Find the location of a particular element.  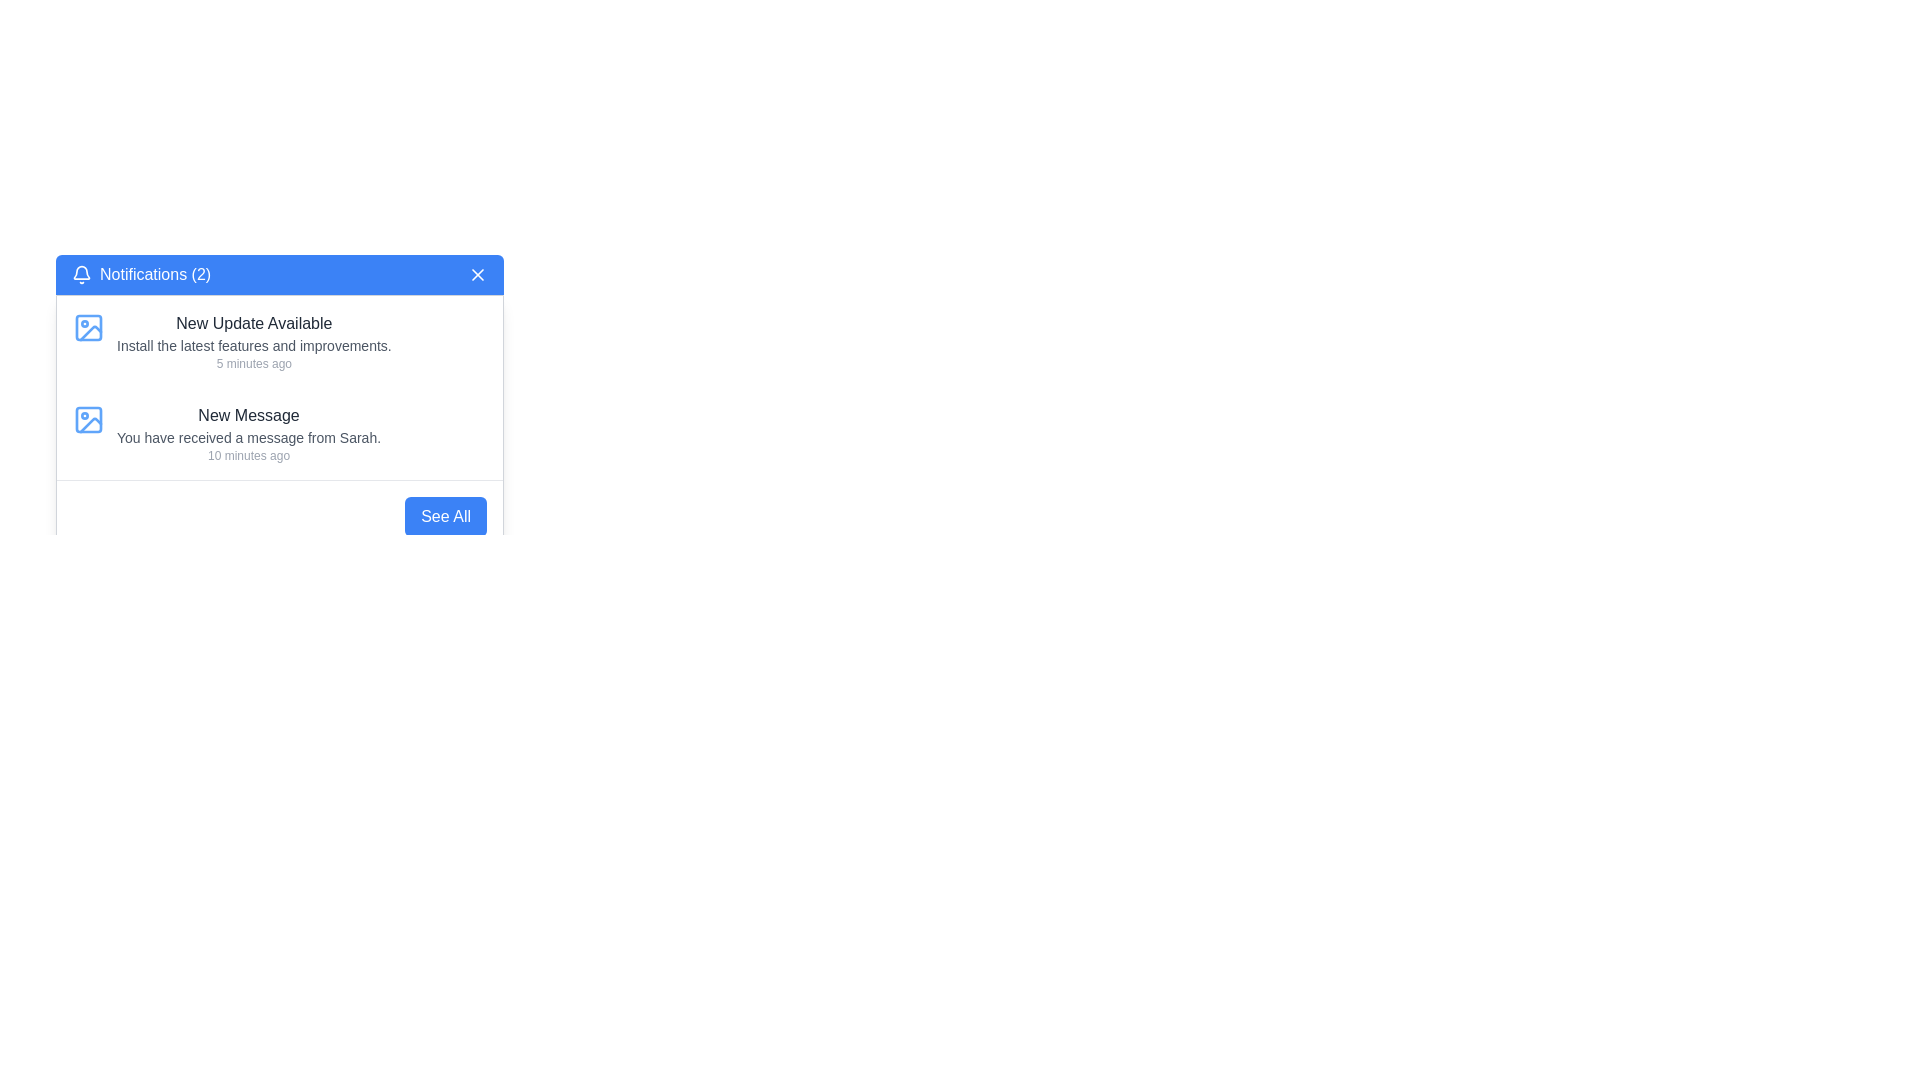

the header label for the notification section, which indicates the section's purpose and shows the number of unread notifications is located at coordinates (140, 274).